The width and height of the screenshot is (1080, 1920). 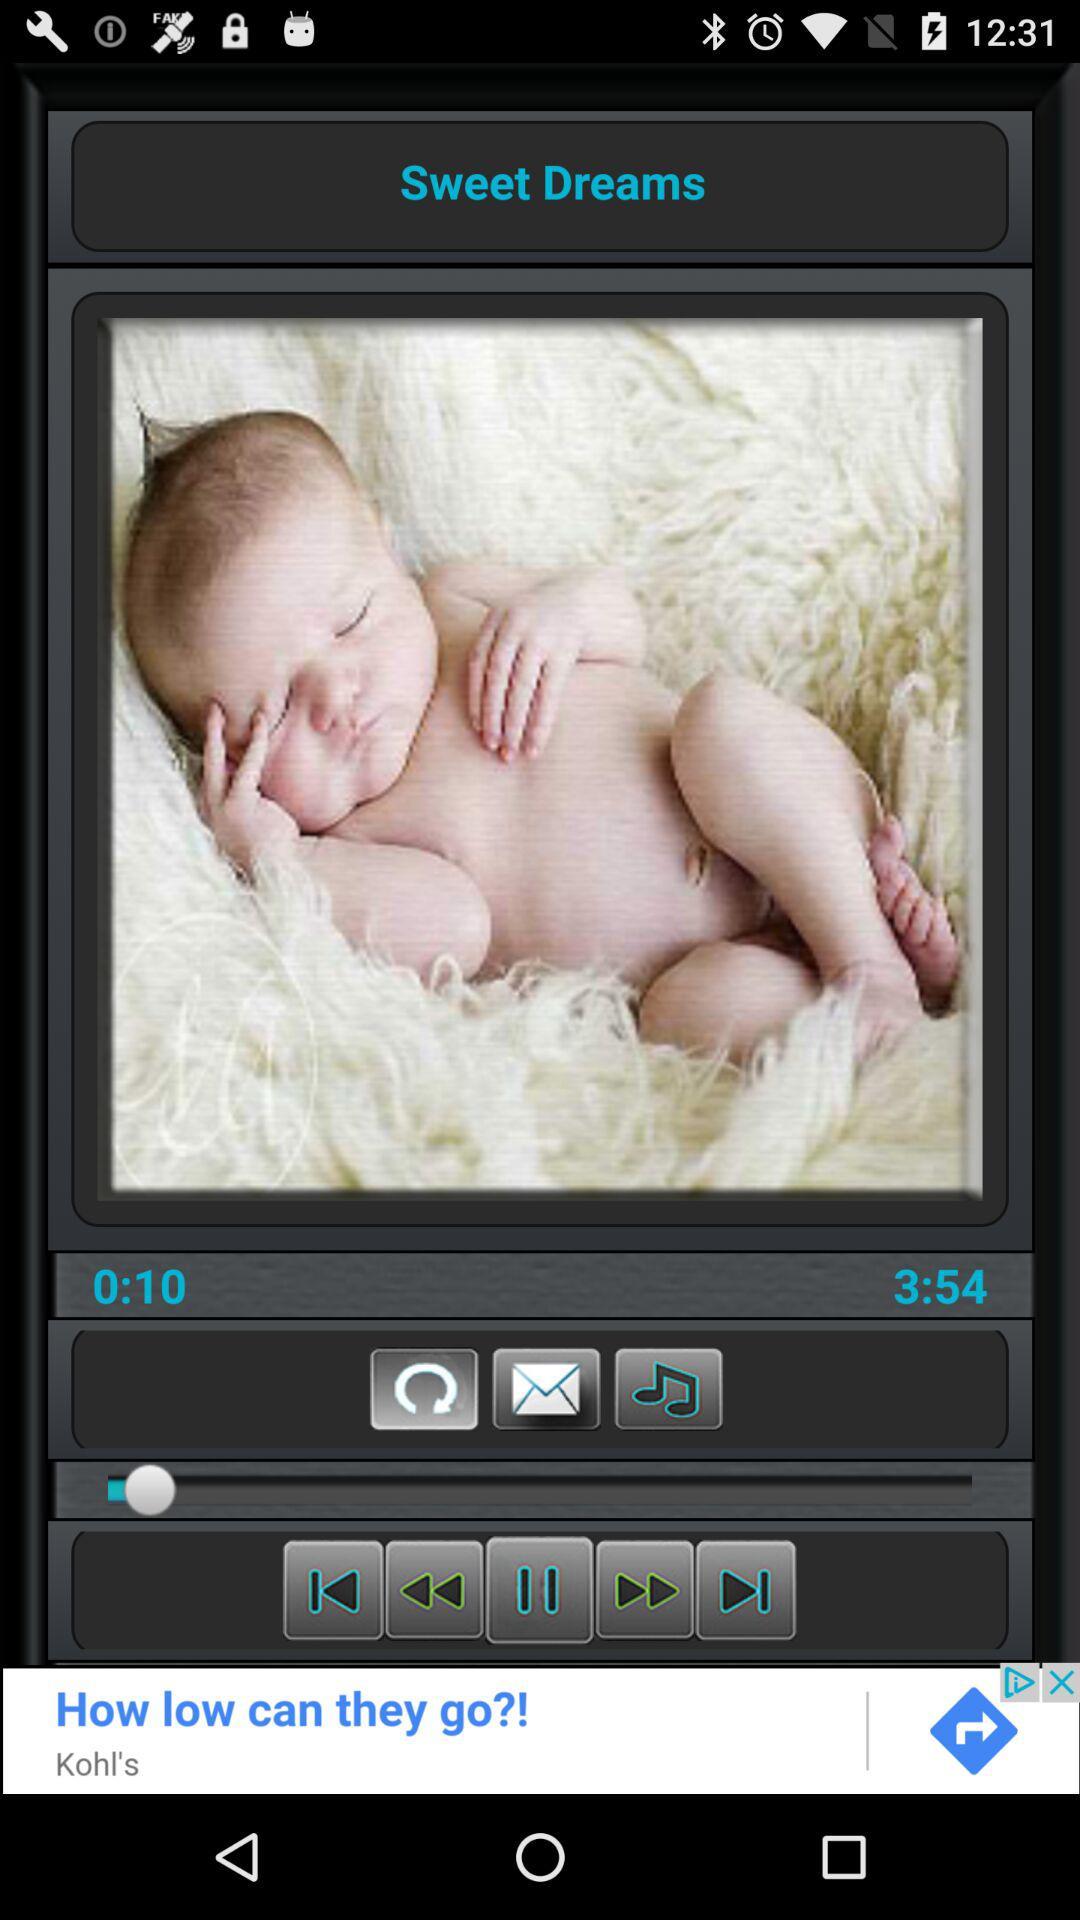 I want to click on rotate option, so click(x=423, y=1387).